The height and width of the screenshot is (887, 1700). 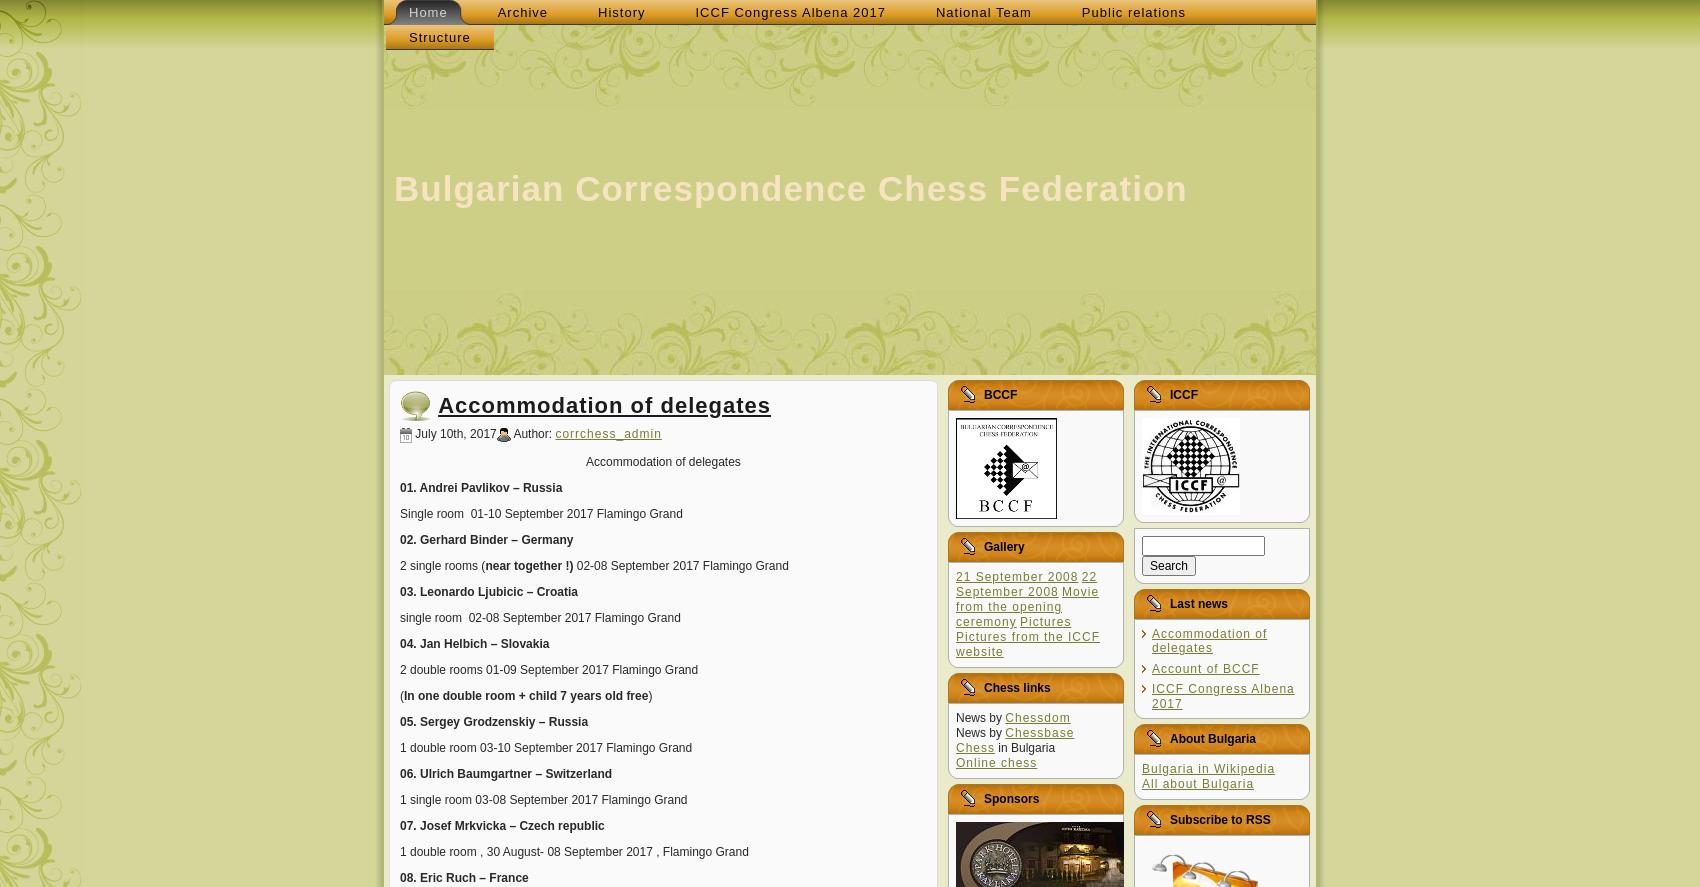 What do you see at coordinates (428, 12) in the screenshot?
I see `'Home'` at bounding box center [428, 12].